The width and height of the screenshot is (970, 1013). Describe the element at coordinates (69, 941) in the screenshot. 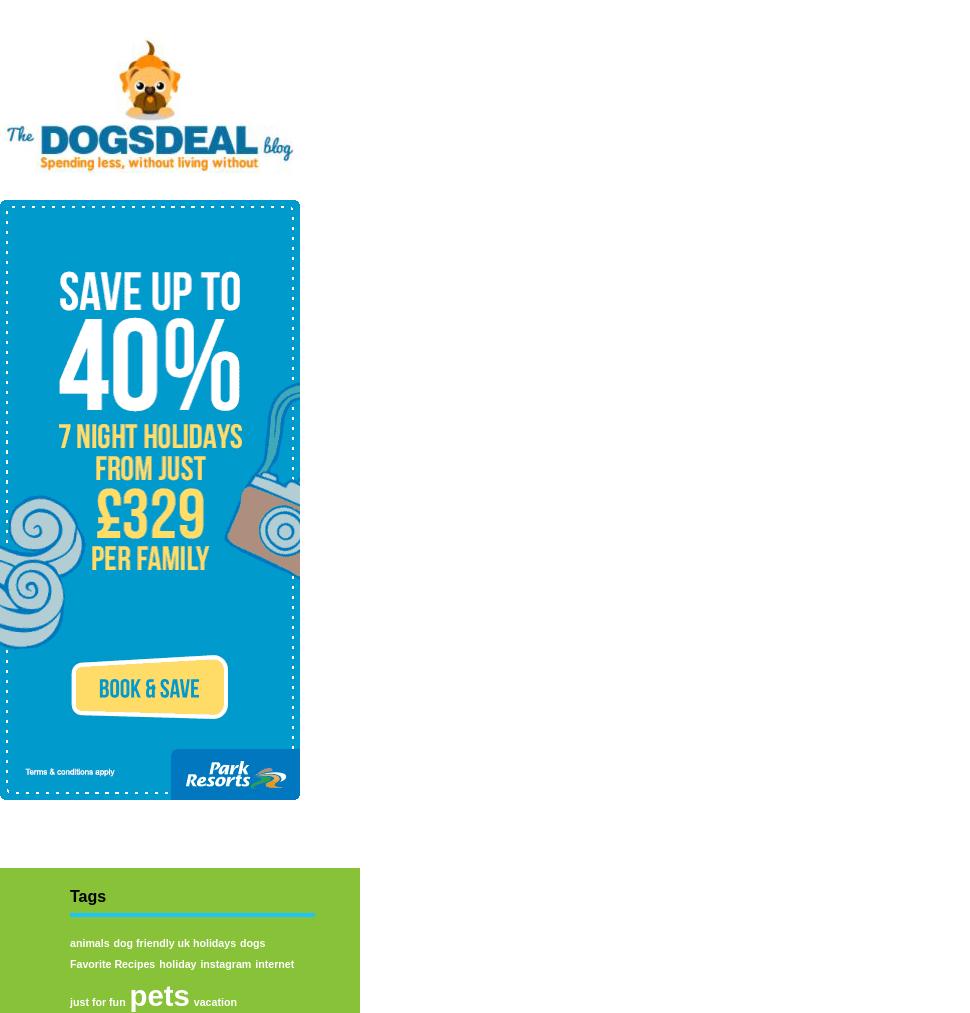

I see `'animals'` at that location.